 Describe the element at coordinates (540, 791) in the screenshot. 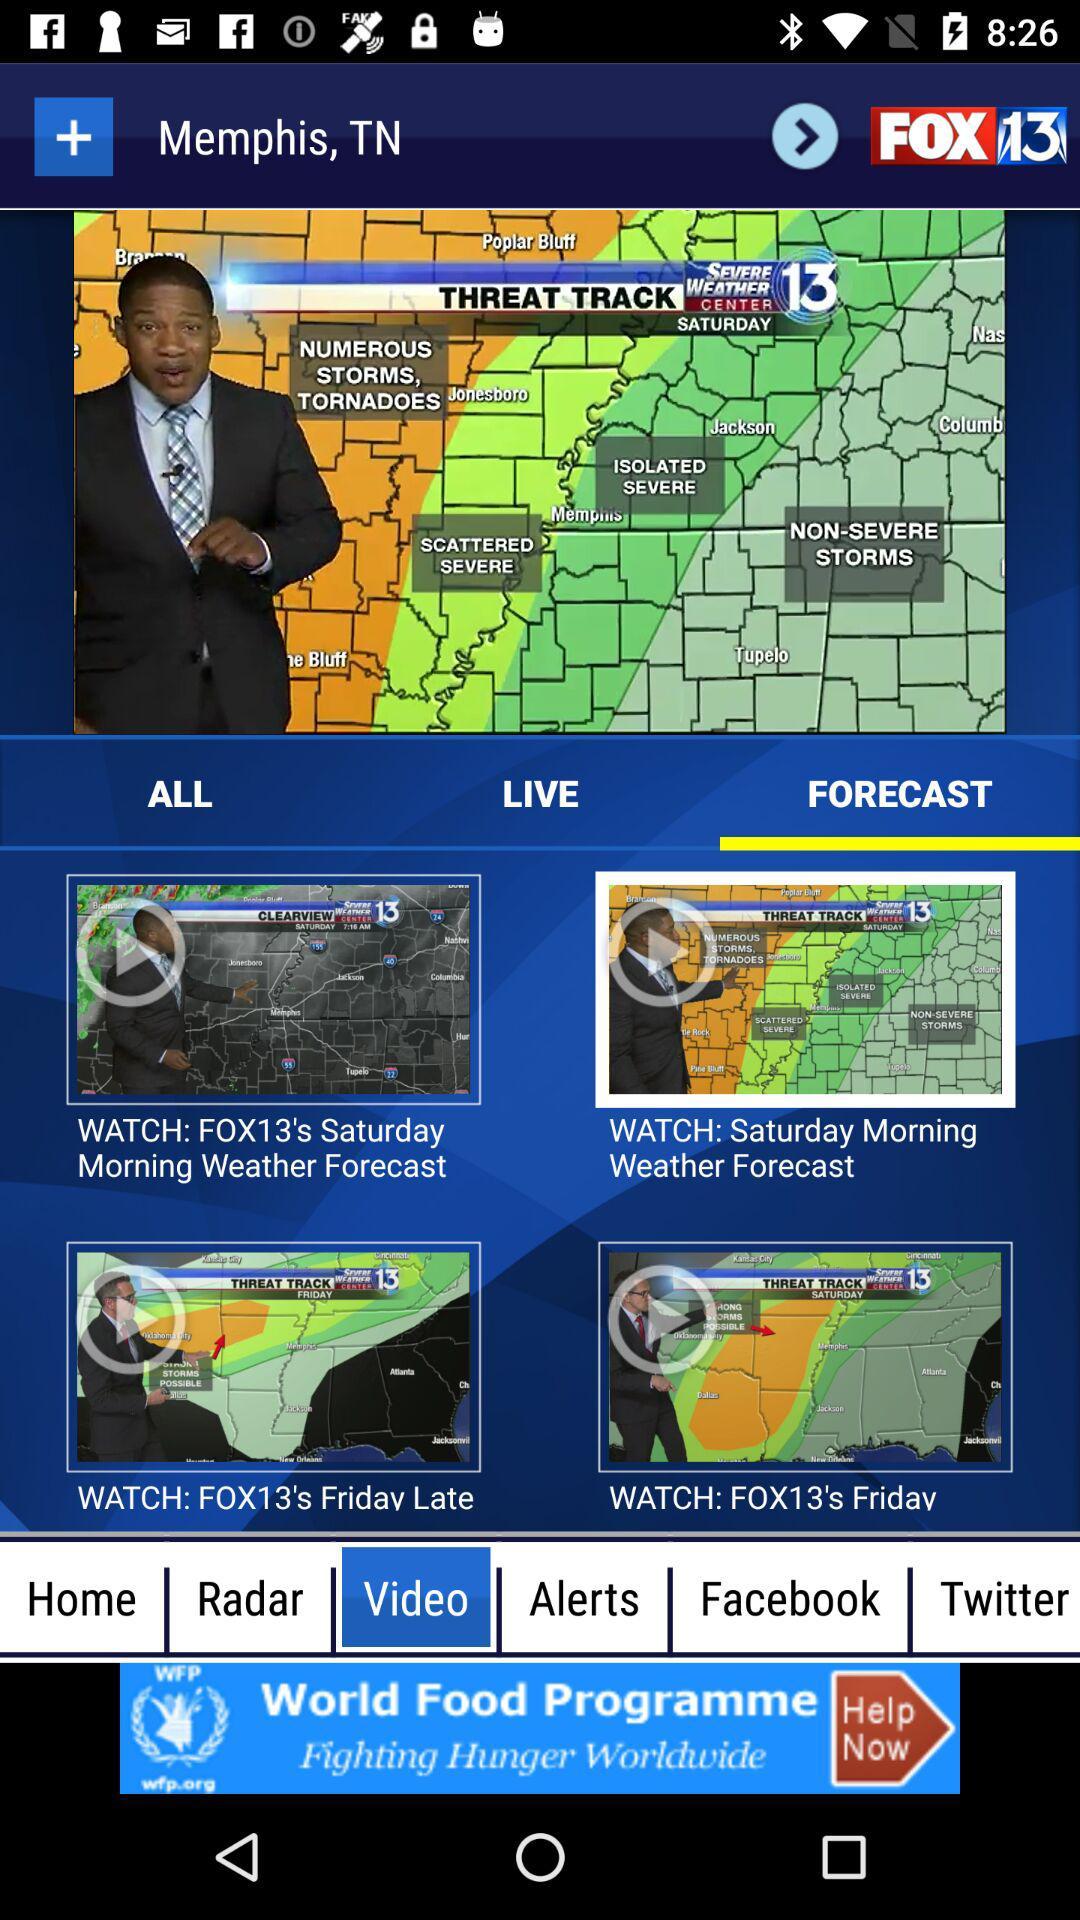

I see `the button next to live` at that location.